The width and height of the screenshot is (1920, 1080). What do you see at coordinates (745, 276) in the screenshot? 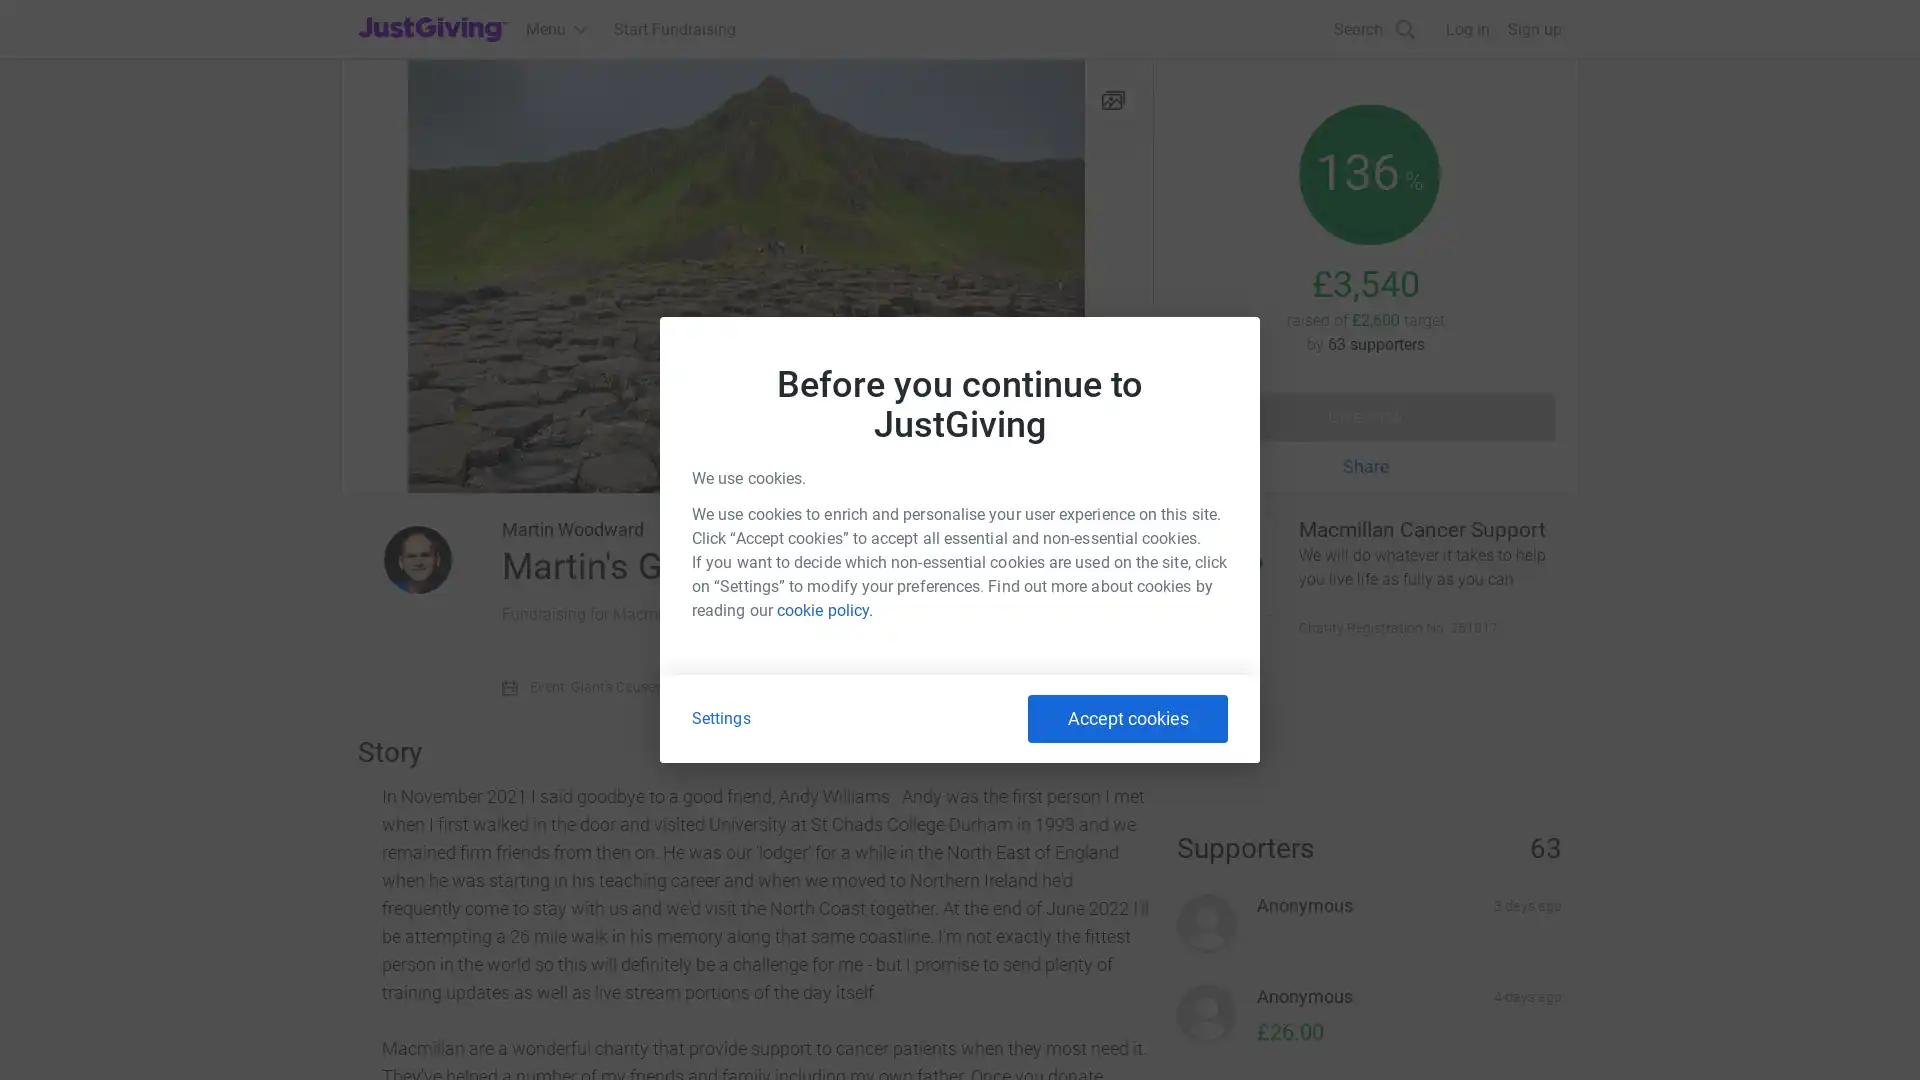
I see `Open the Image Gallery` at bounding box center [745, 276].